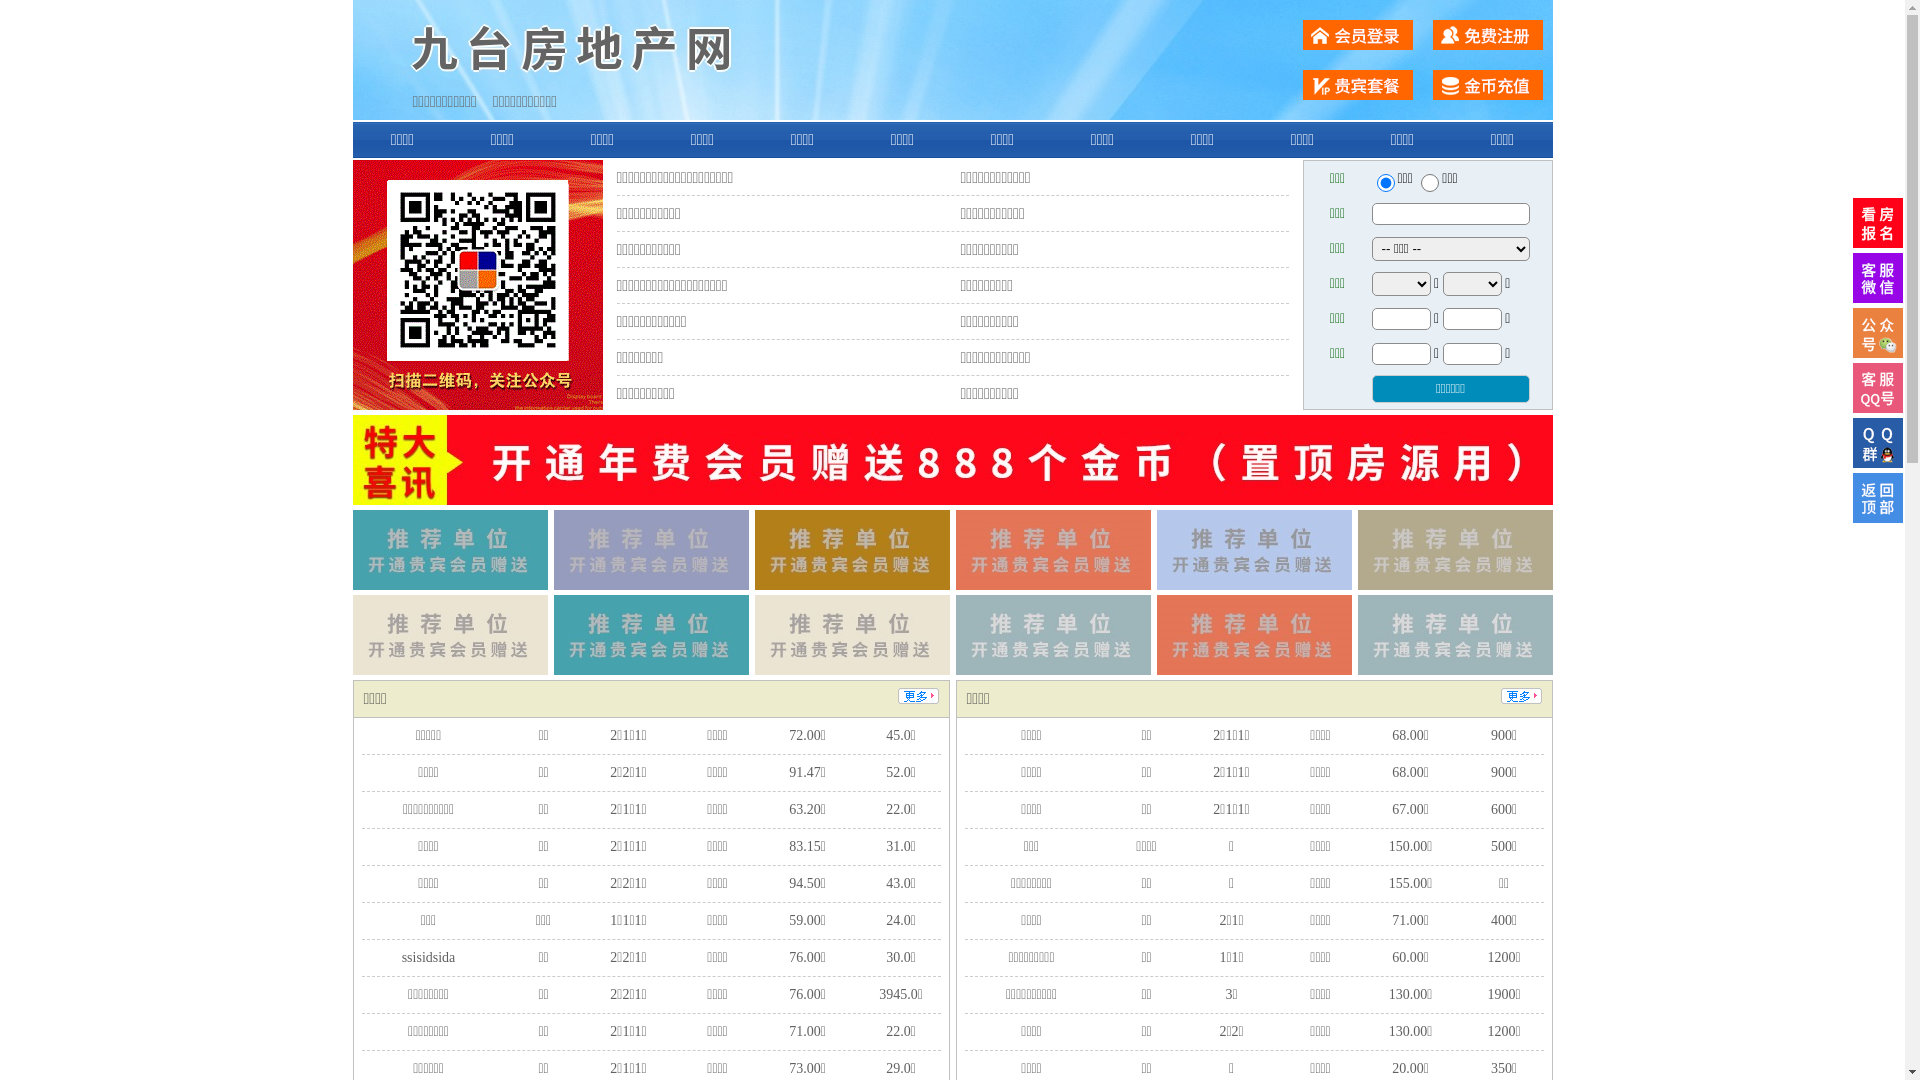 This screenshot has height=1080, width=1920. I want to click on 'chuzu', so click(1419, 182).